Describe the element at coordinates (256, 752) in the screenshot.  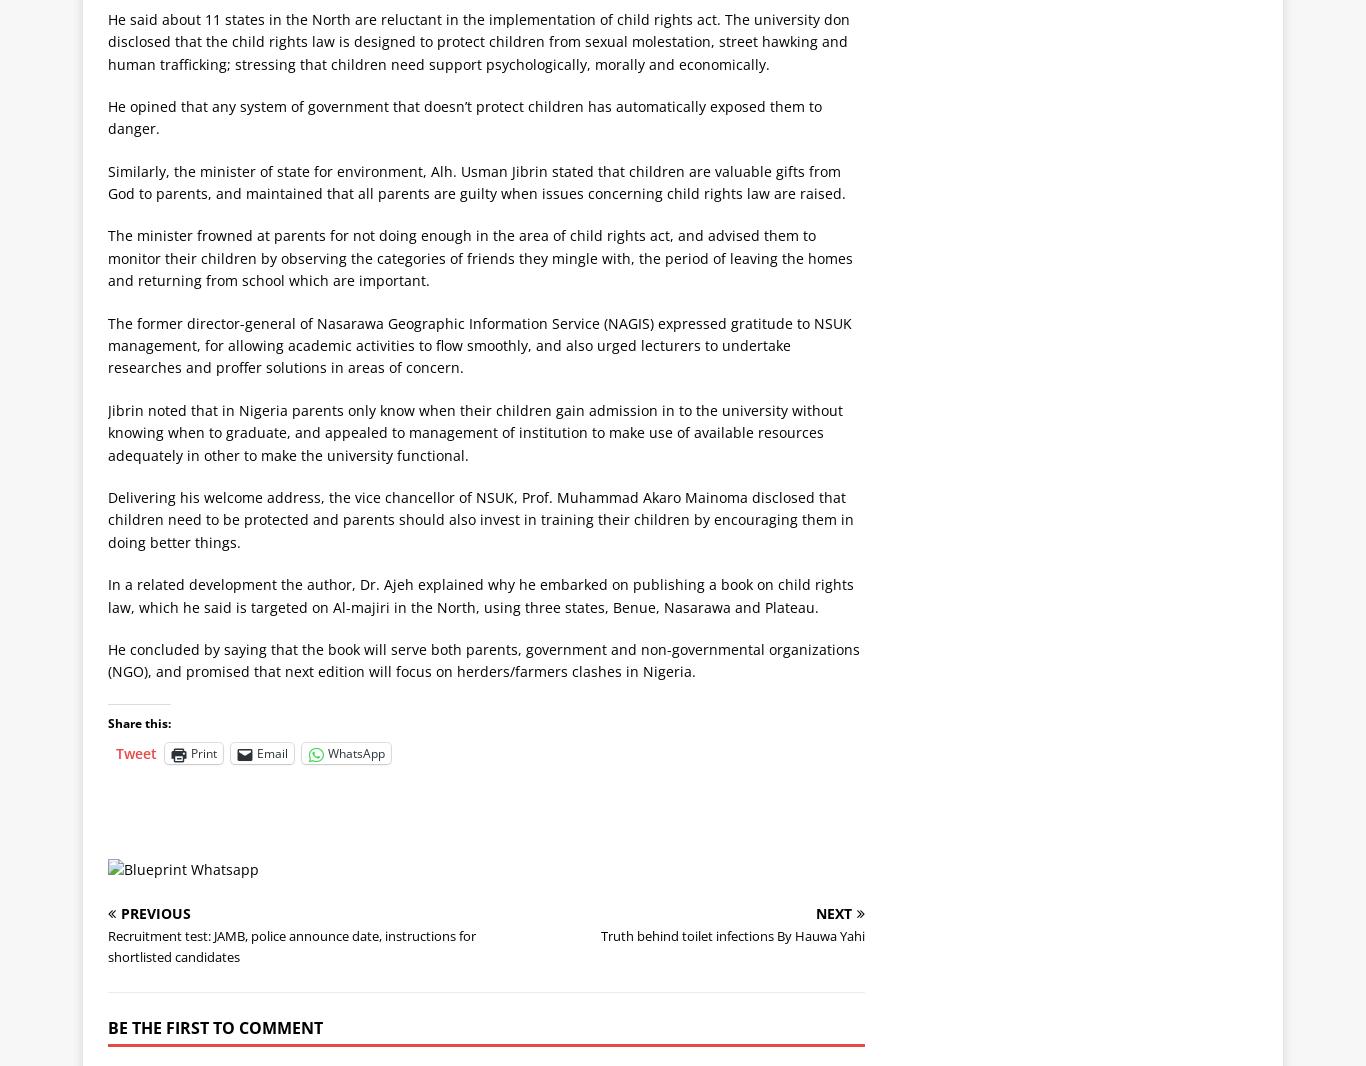
I see `'Email'` at that location.